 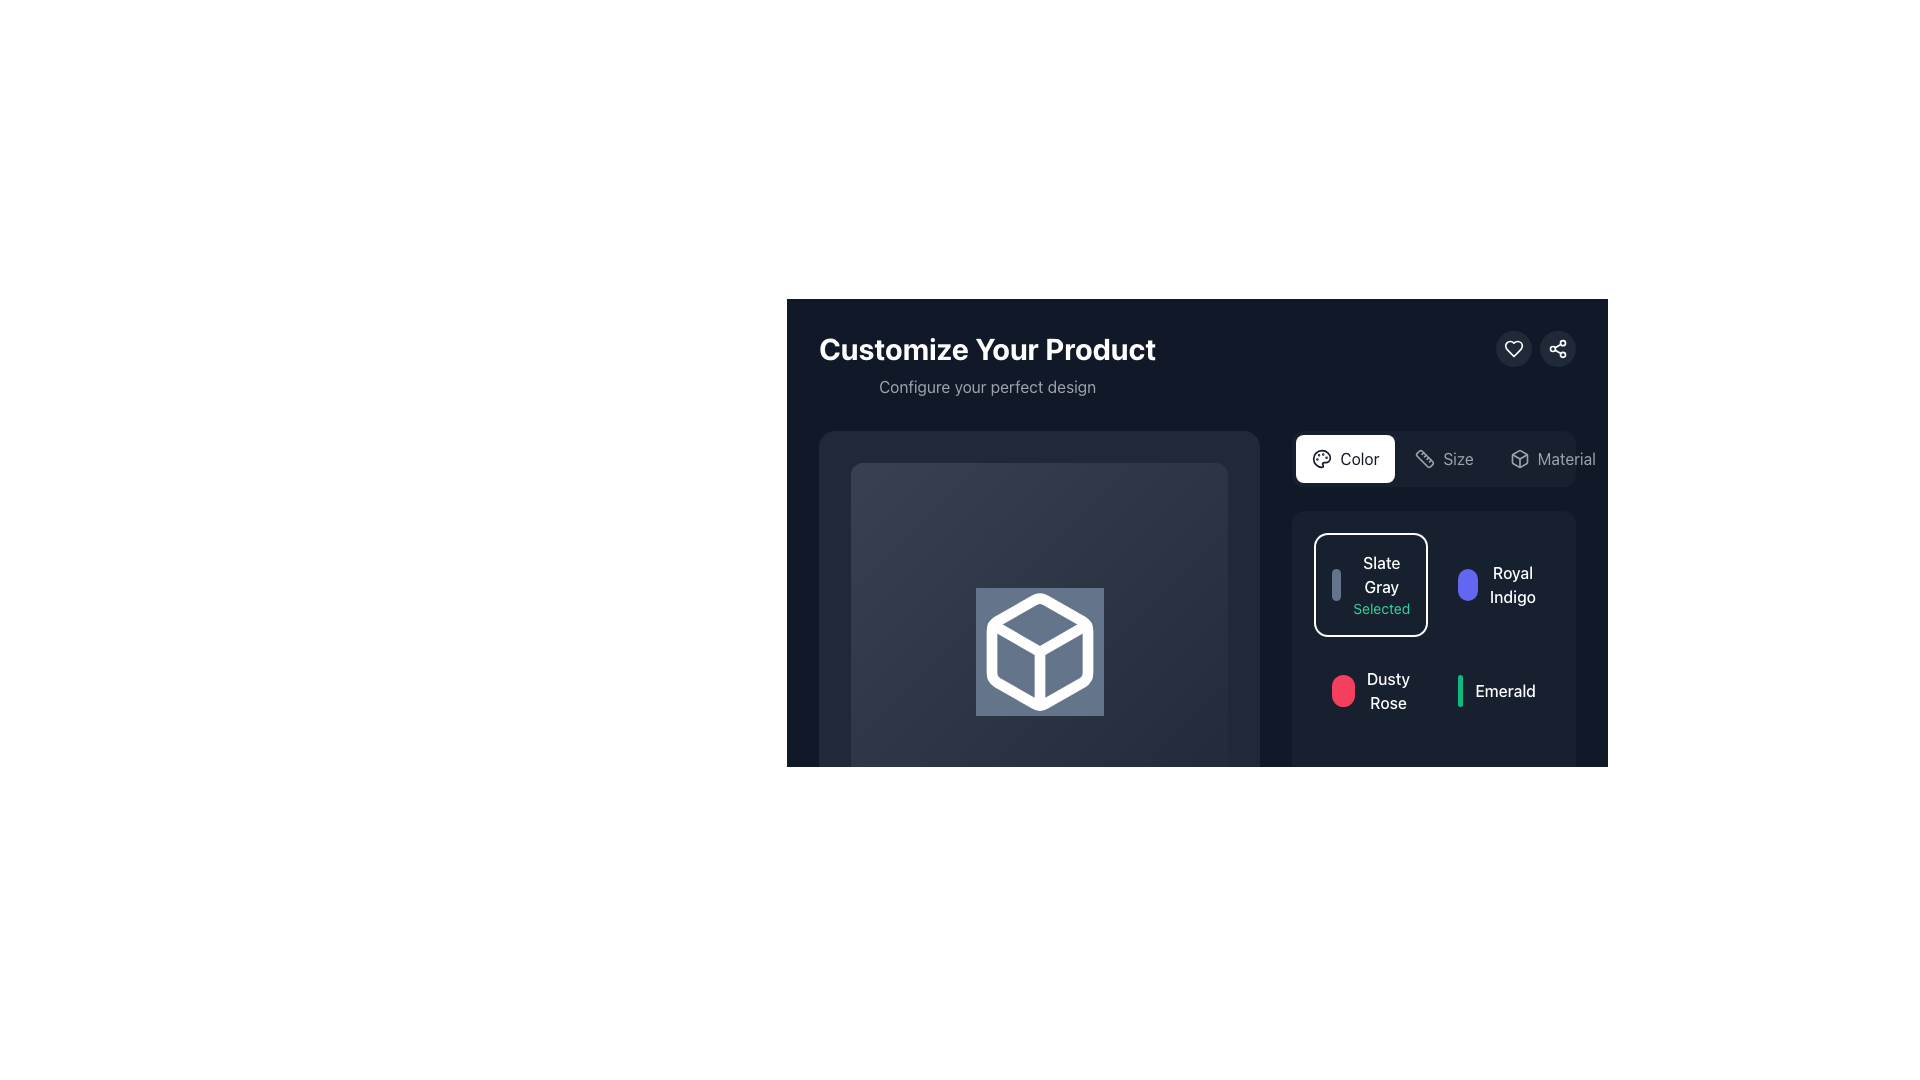 What do you see at coordinates (1512, 585) in the screenshot?
I see `'Royal Indigo' text label located in the top-right section under the 'Color' tab in the customization panel, adjacent to a circular indigo-colored marker` at bounding box center [1512, 585].